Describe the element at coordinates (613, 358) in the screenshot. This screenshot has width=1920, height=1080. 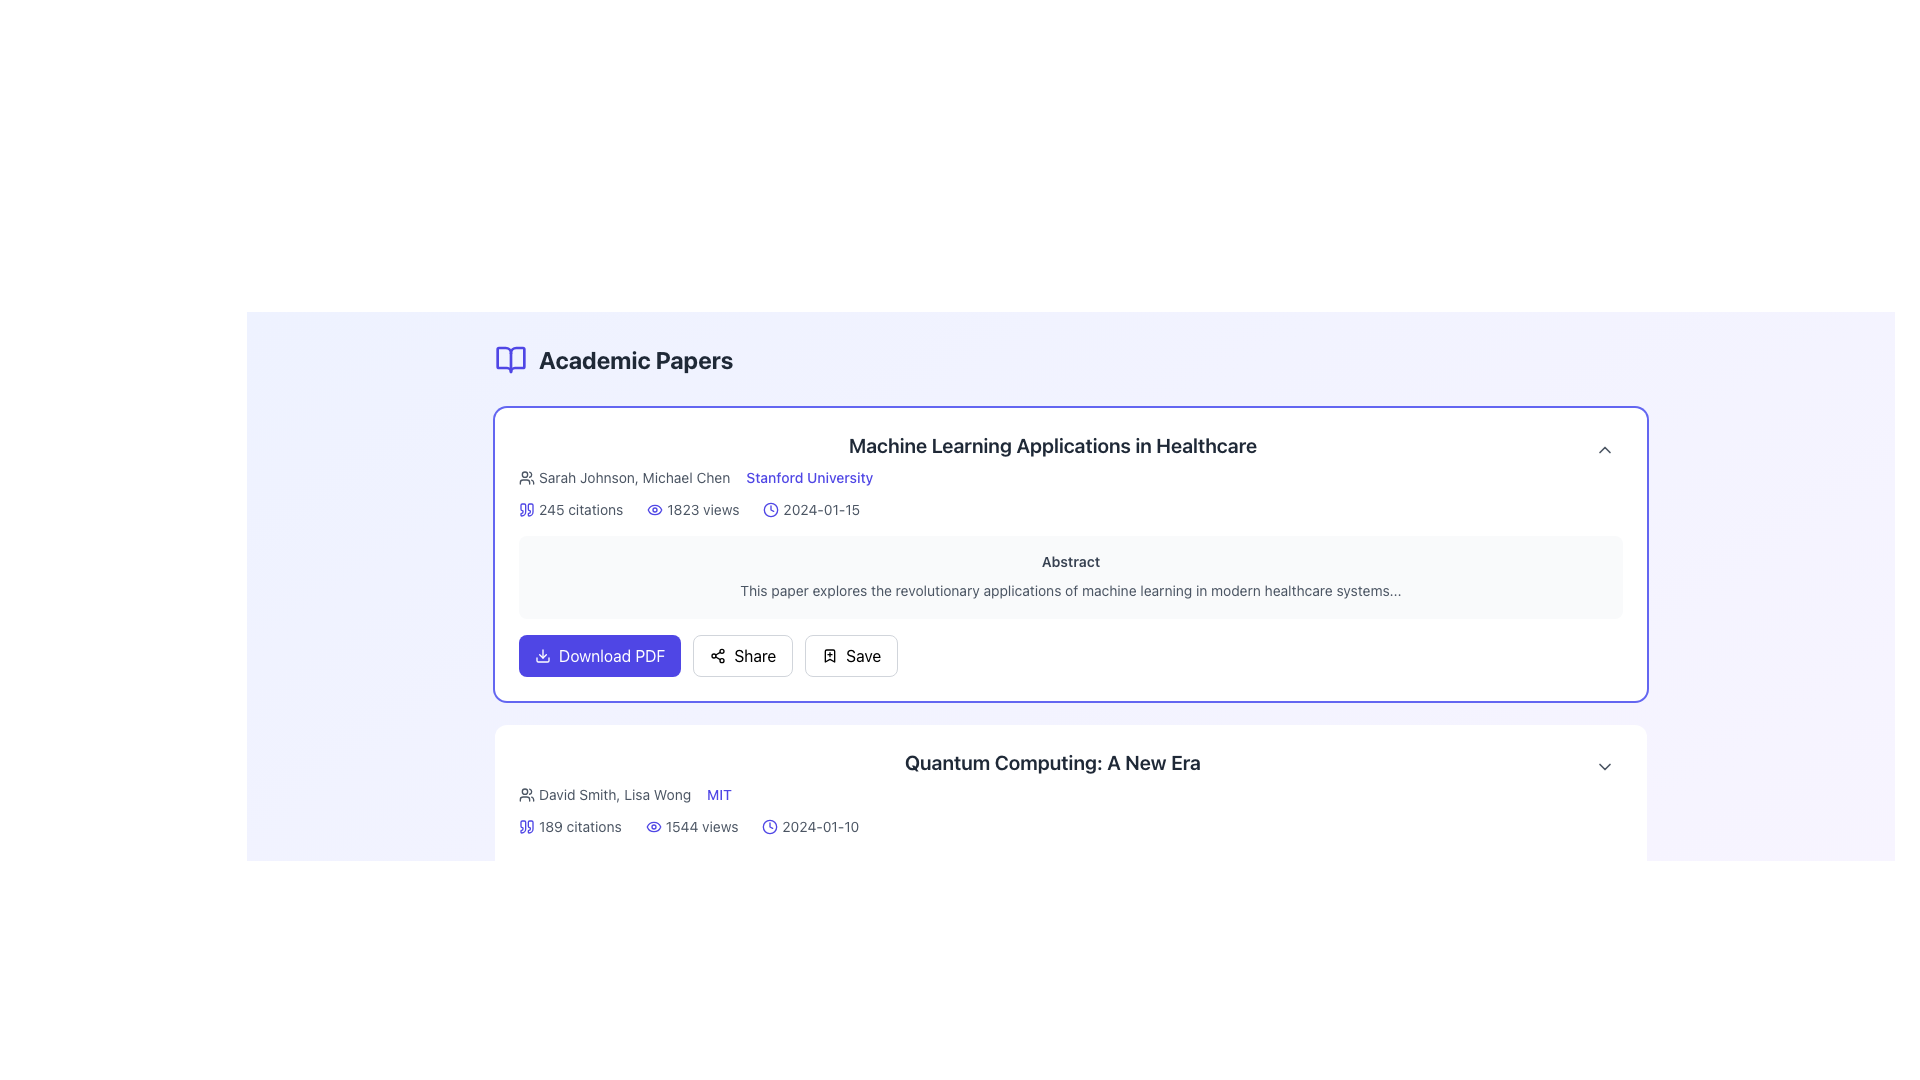
I see `the Header element that combines an opened book icon and the text 'Academic Papers', which is styled in bold and large font, located at the top section of the interface` at that location.